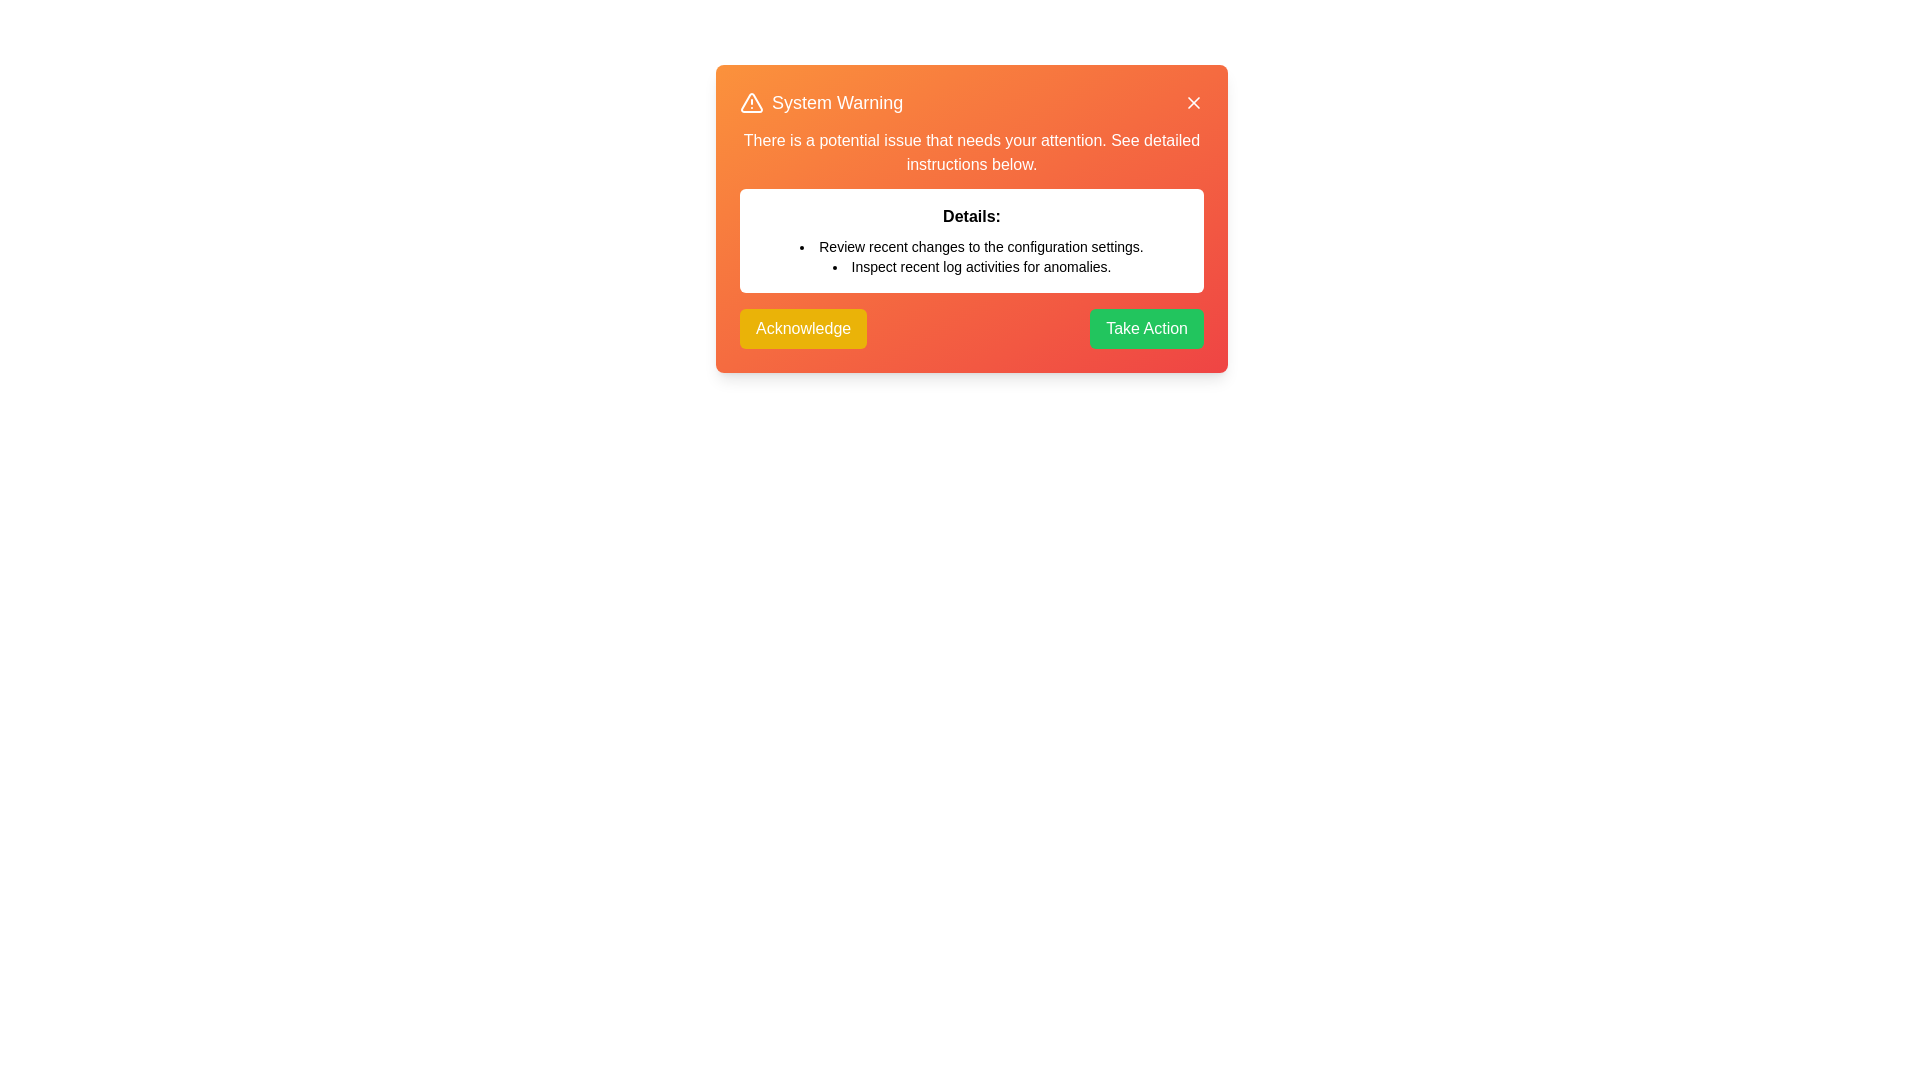  Describe the element at coordinates (971, 327) in the screenshot. I see `the Button Group located at the bottom of the notification box with an orange gradient background` at that location.